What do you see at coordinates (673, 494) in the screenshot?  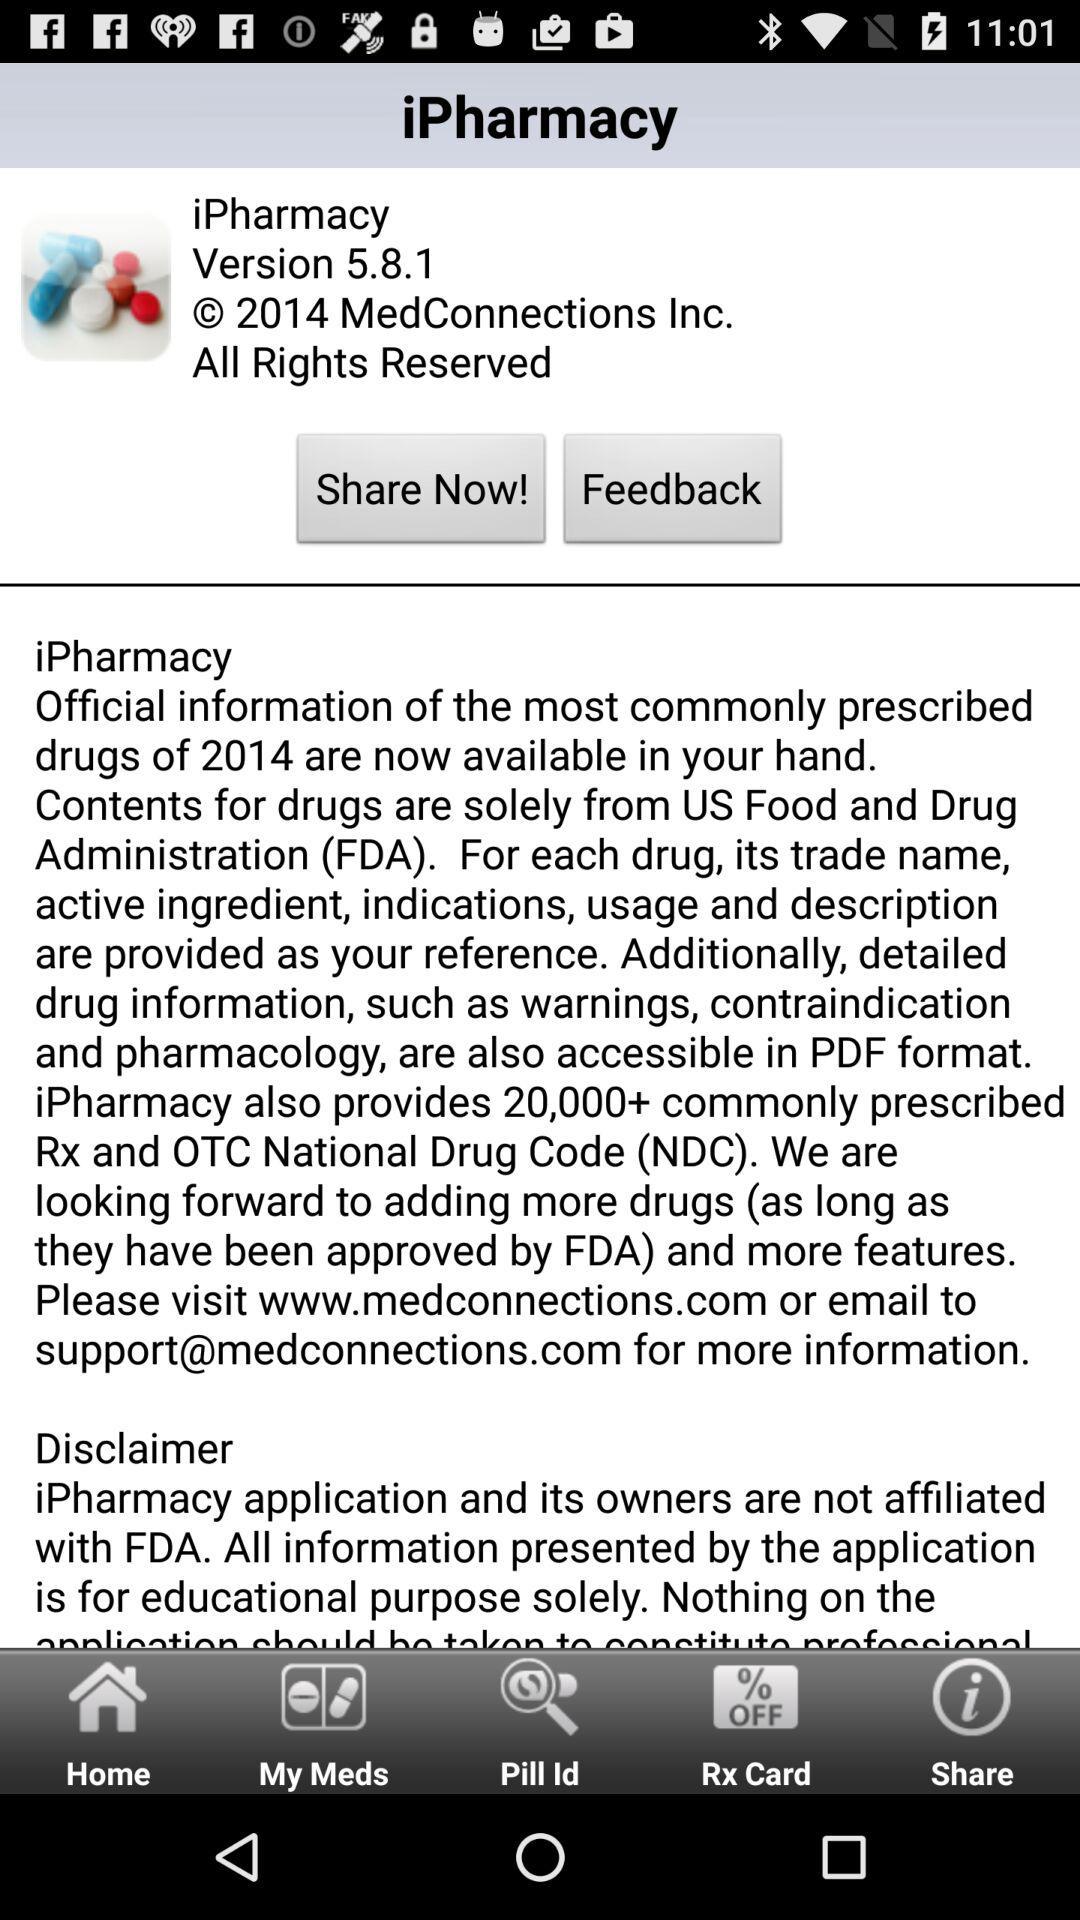 I see `the icon below ipharmacy version 5` at bounding box center [673, 494].